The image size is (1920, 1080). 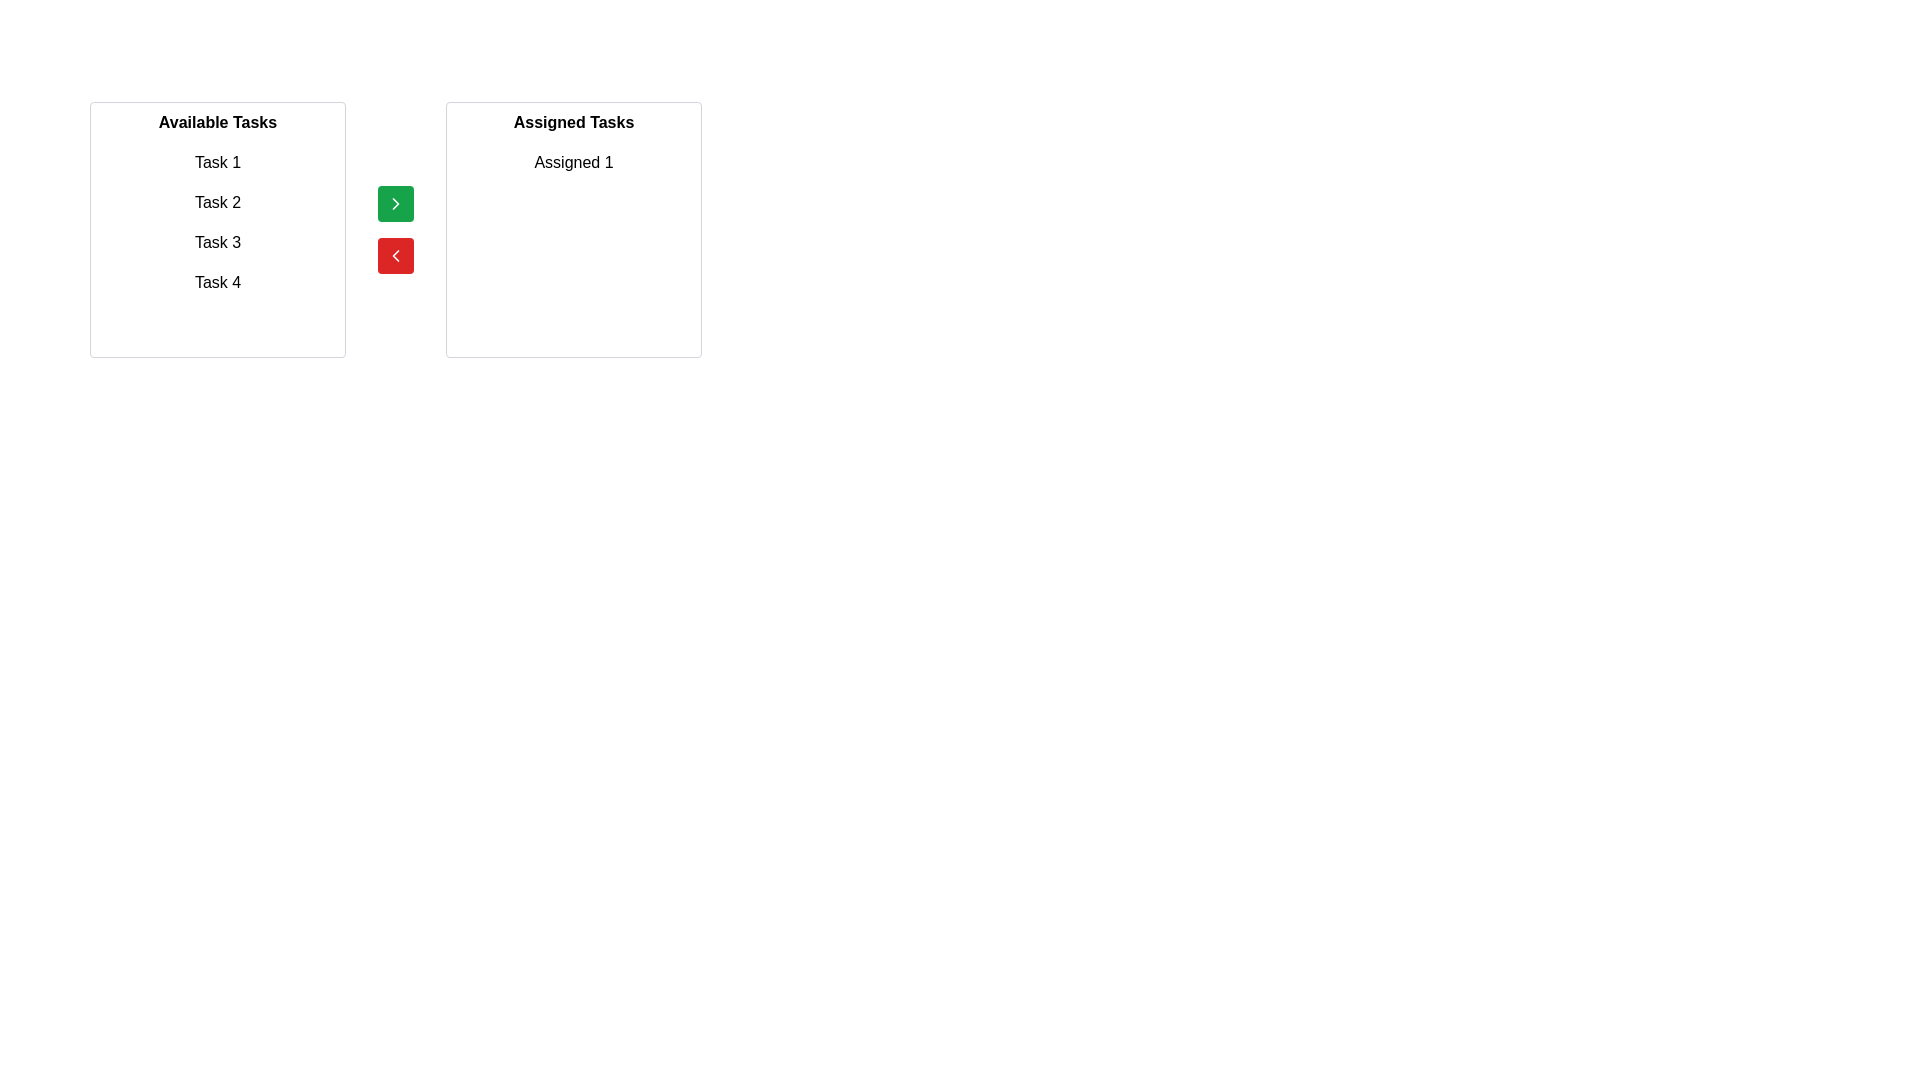 I want to click on the Icon button that facilitates navigation or action related to moving tasks in the direction it points, located between the 'Available Tasks' and 'Assigned Tasks' columns, below a green button with a right-pointing chevron icon, so click(x=395, y=254).